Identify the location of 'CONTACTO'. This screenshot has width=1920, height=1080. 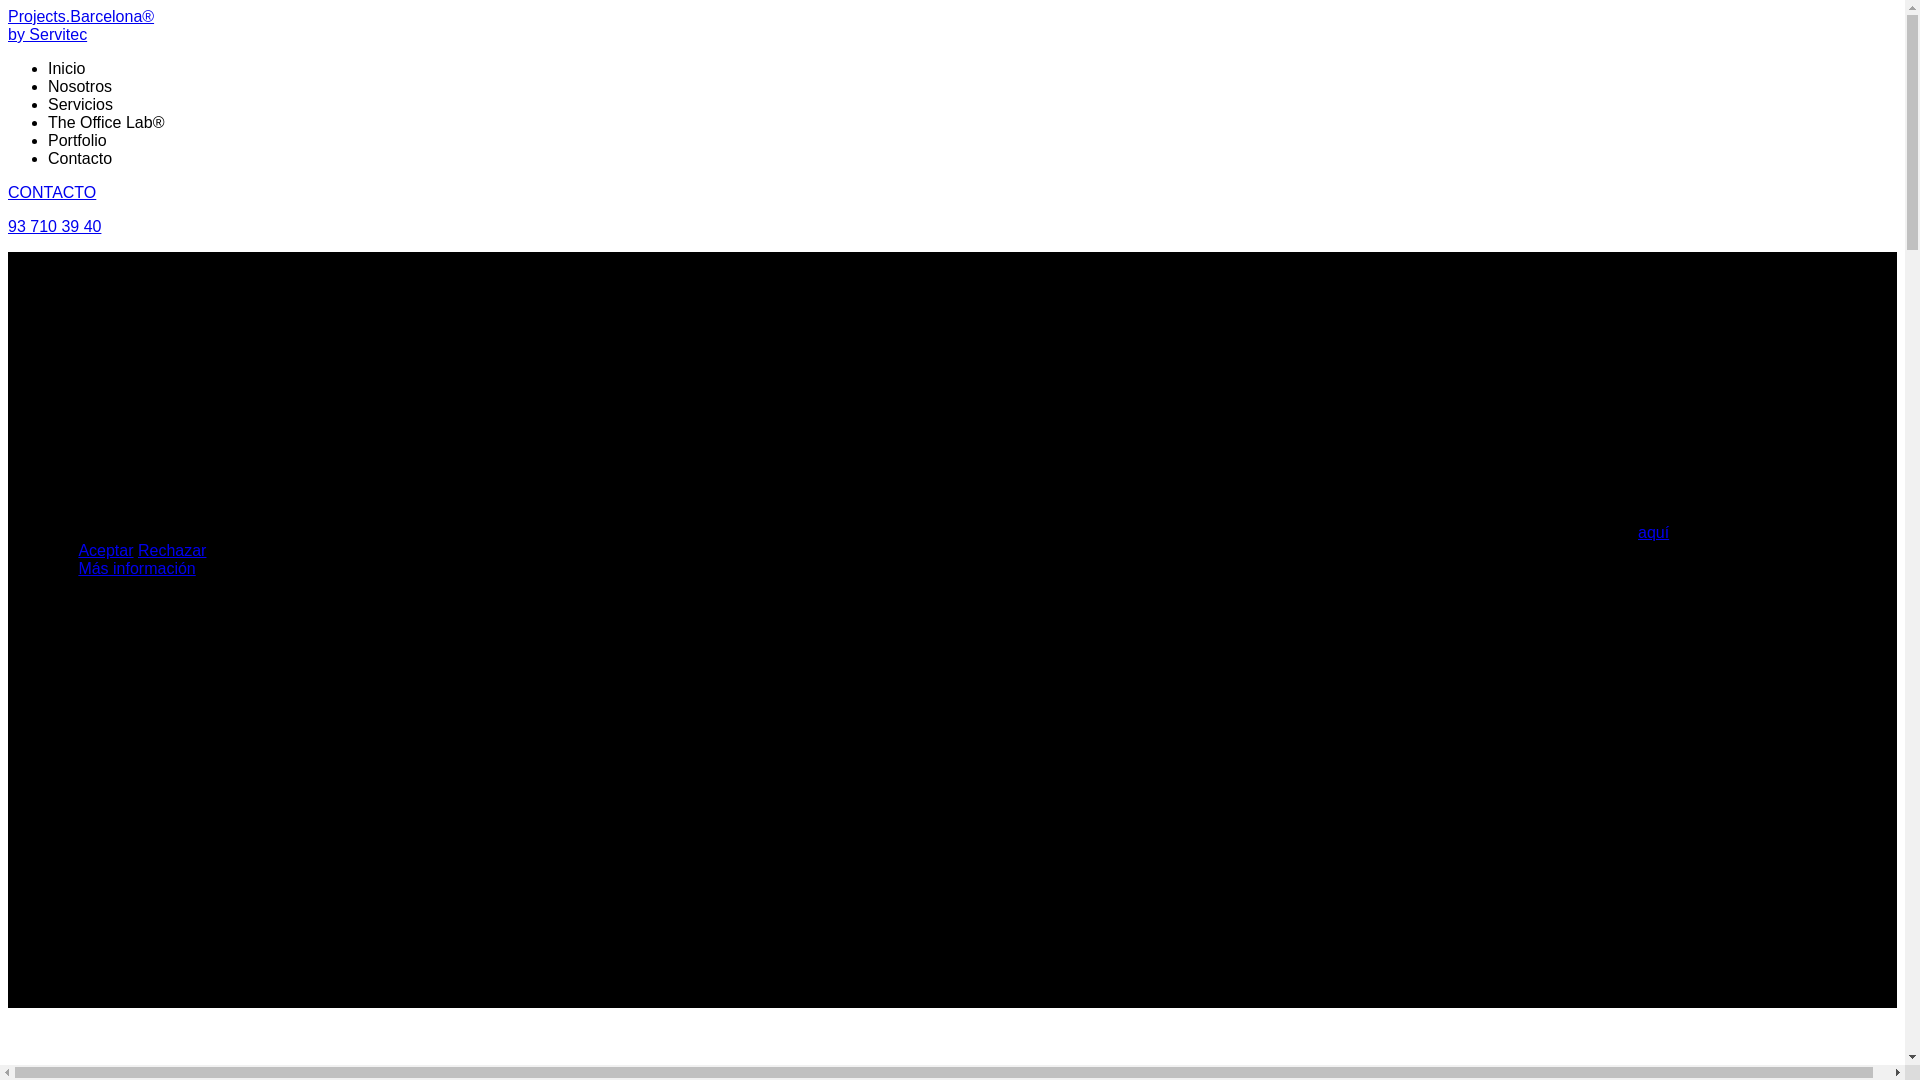
(8, 192).